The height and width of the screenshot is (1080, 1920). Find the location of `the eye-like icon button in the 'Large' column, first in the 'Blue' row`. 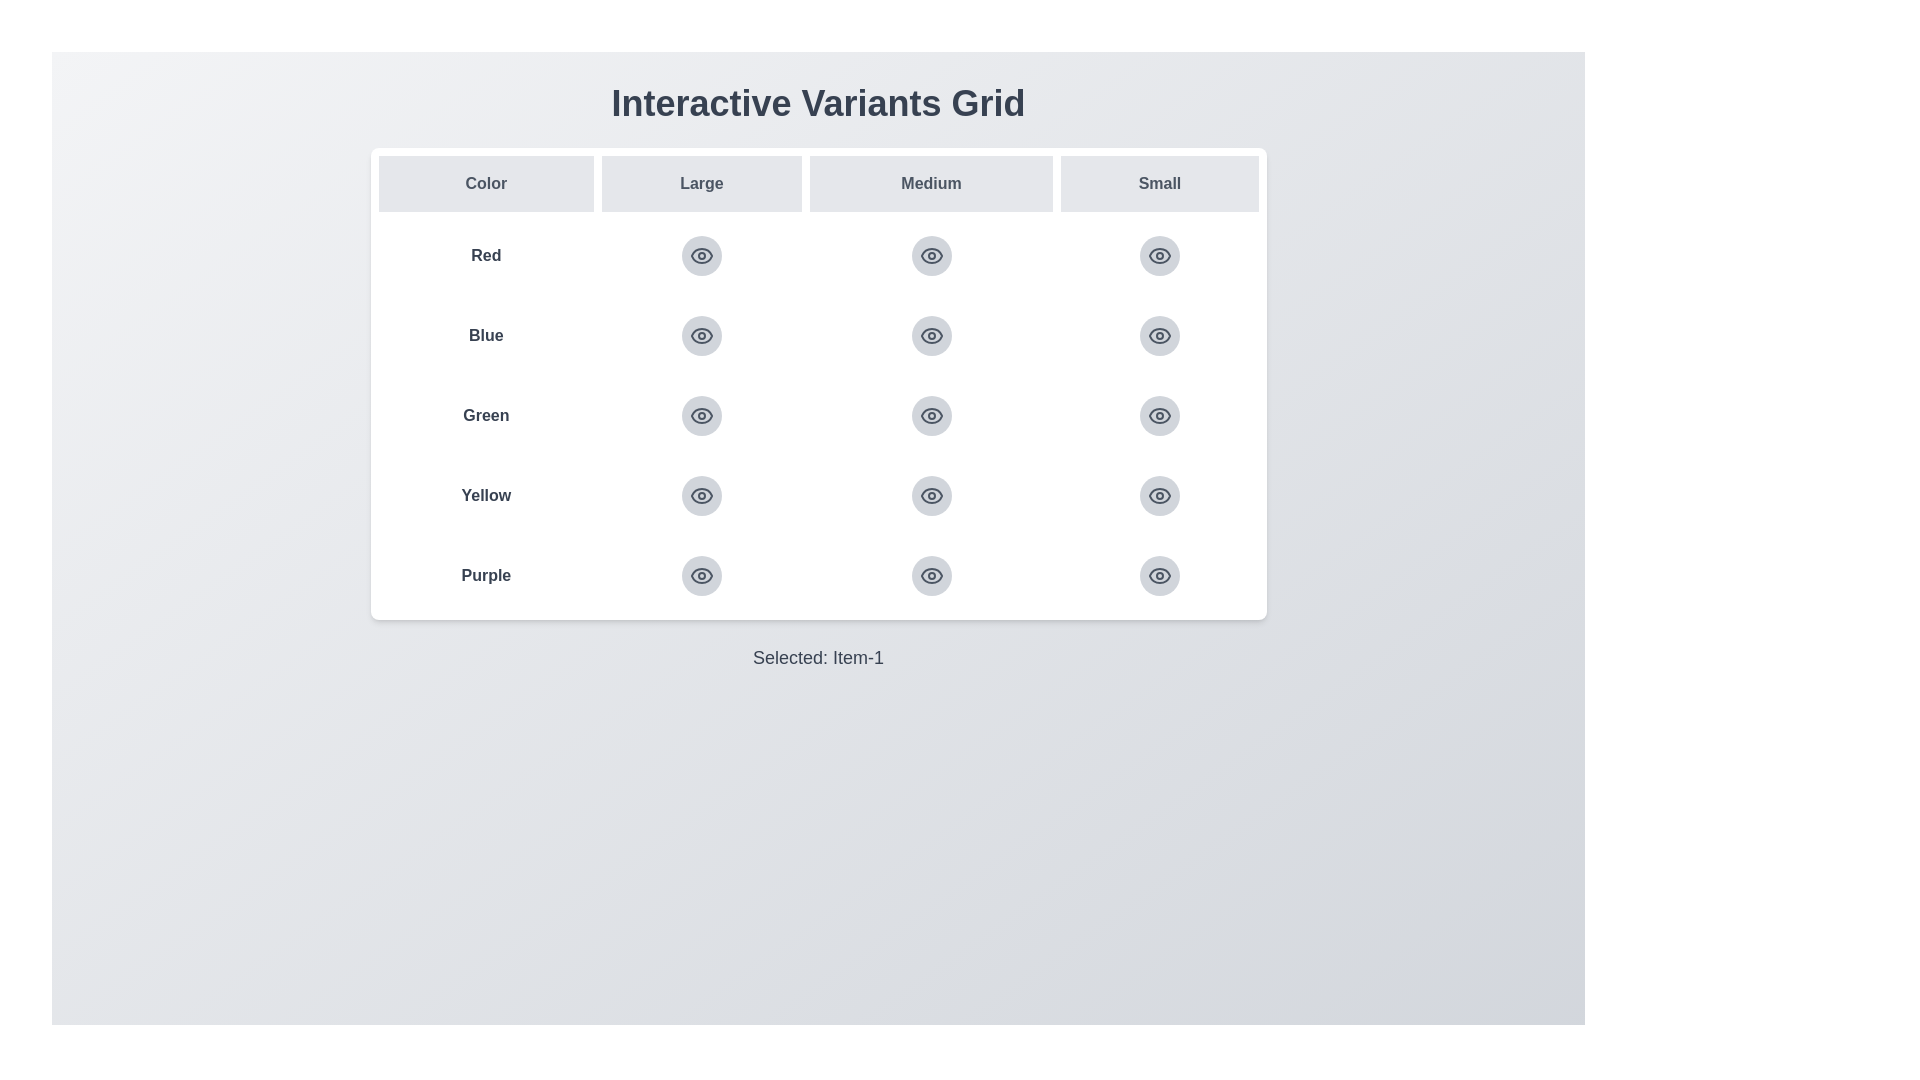

the eye-like icon button in the 'Large' column, first in the 'Blue' row is located at coordinates (701, 334).